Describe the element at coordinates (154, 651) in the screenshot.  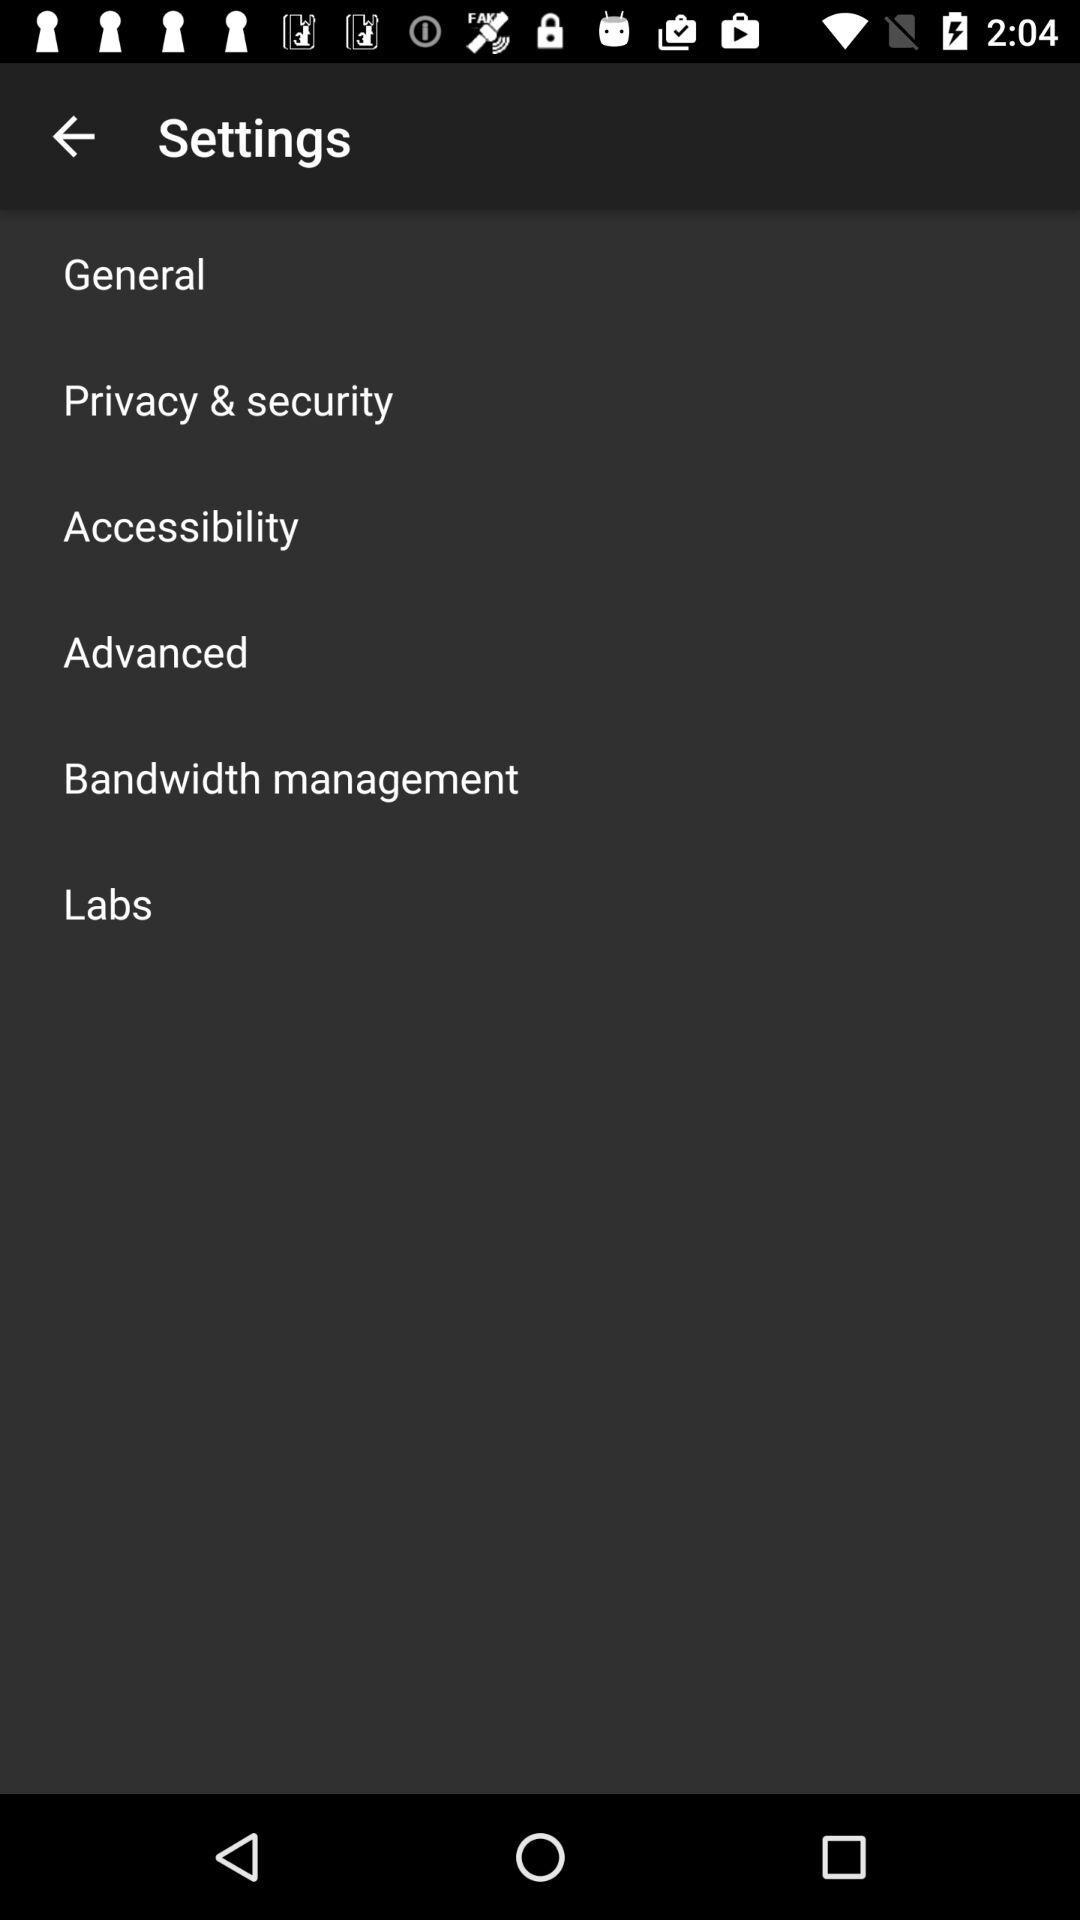
I see `the item above bandwidth management item` at that location.